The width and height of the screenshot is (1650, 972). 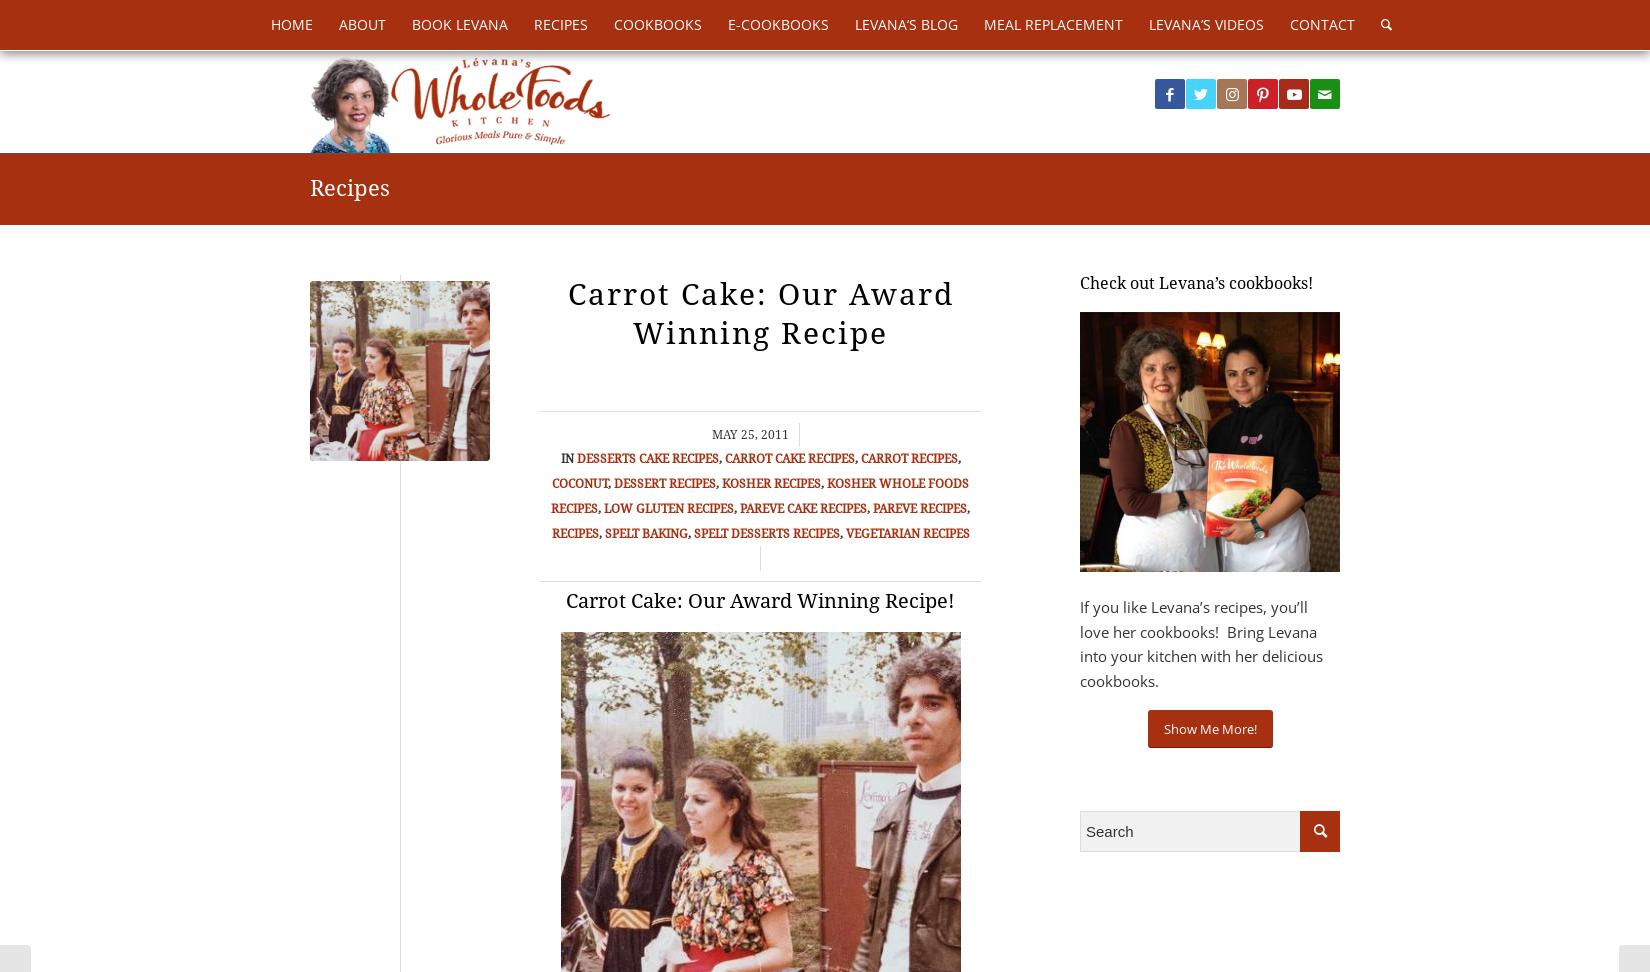 I want to click on 'Home', so click(x=292, y=24).